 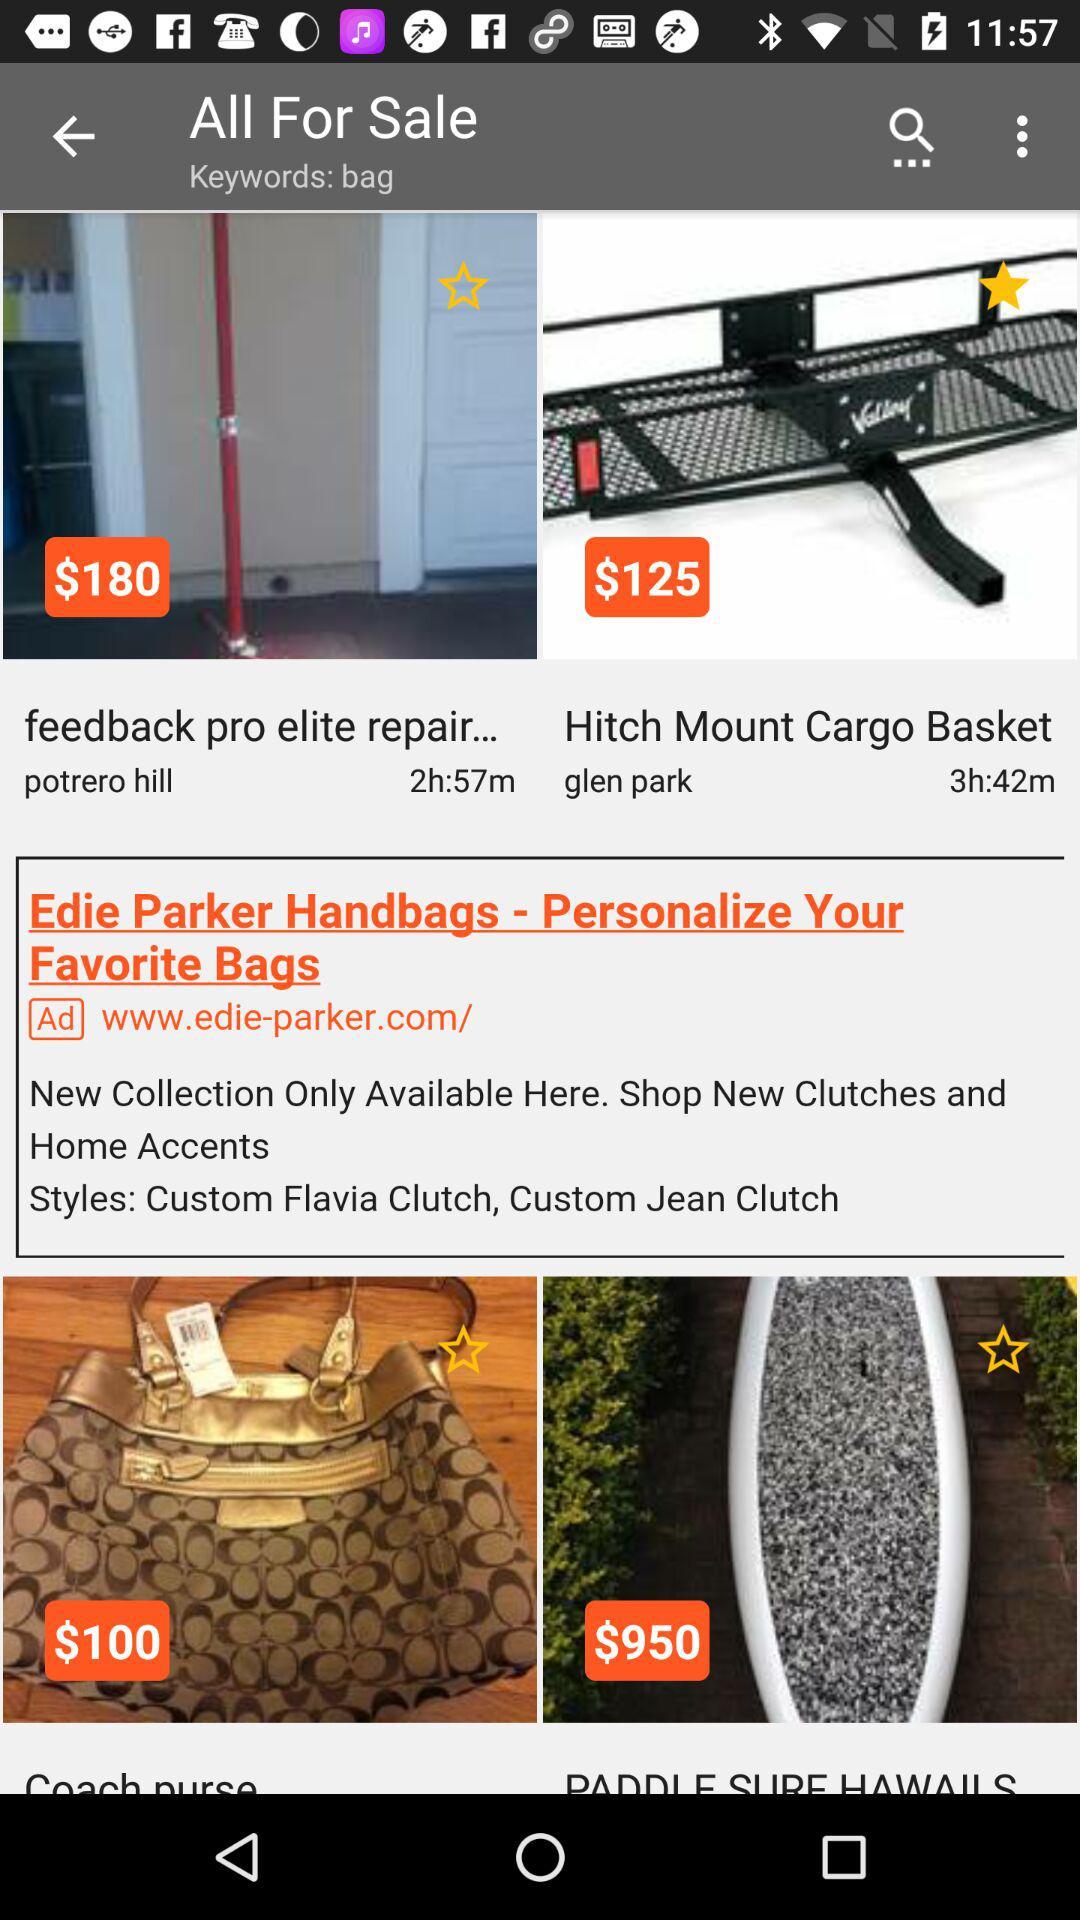 I want to click on rate the order, so click(x=463, y=285).